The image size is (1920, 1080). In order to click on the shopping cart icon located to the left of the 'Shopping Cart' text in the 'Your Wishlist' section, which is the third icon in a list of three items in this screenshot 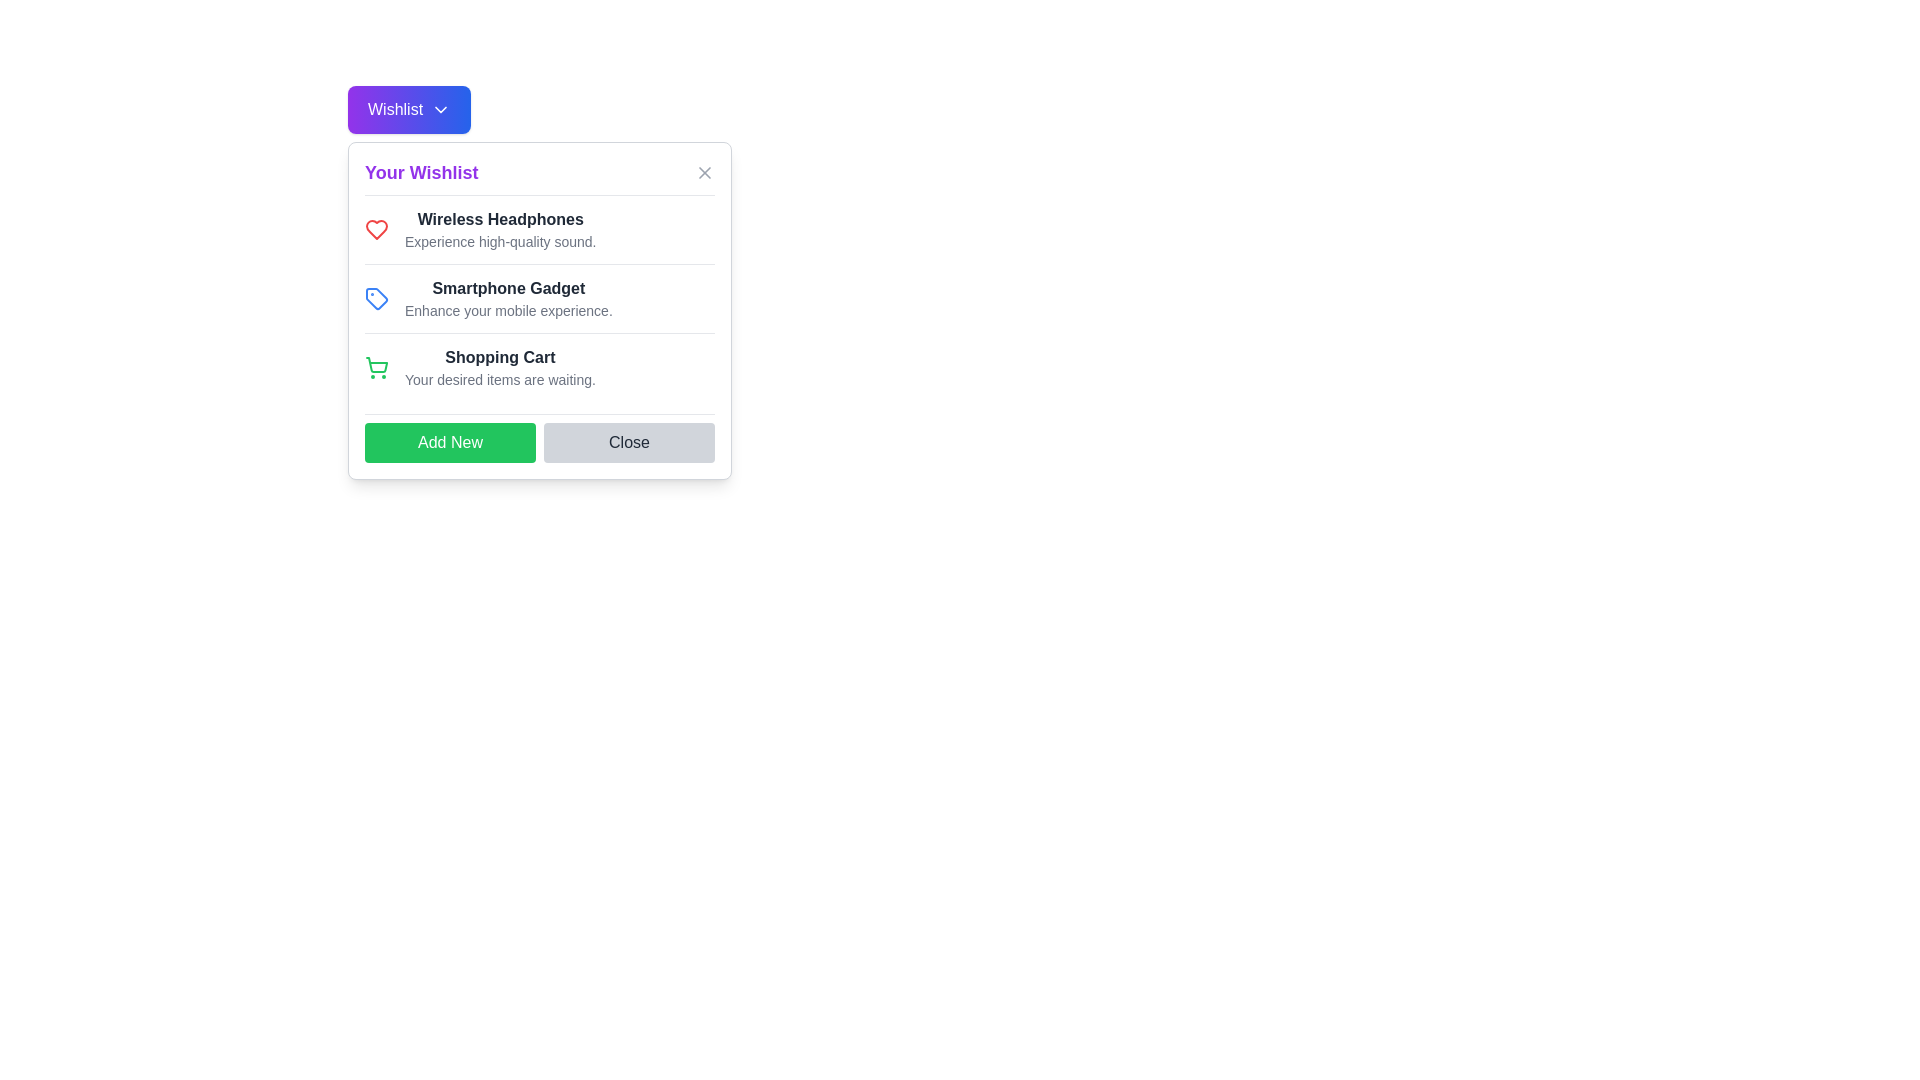, I will do `click(377, 367)`.